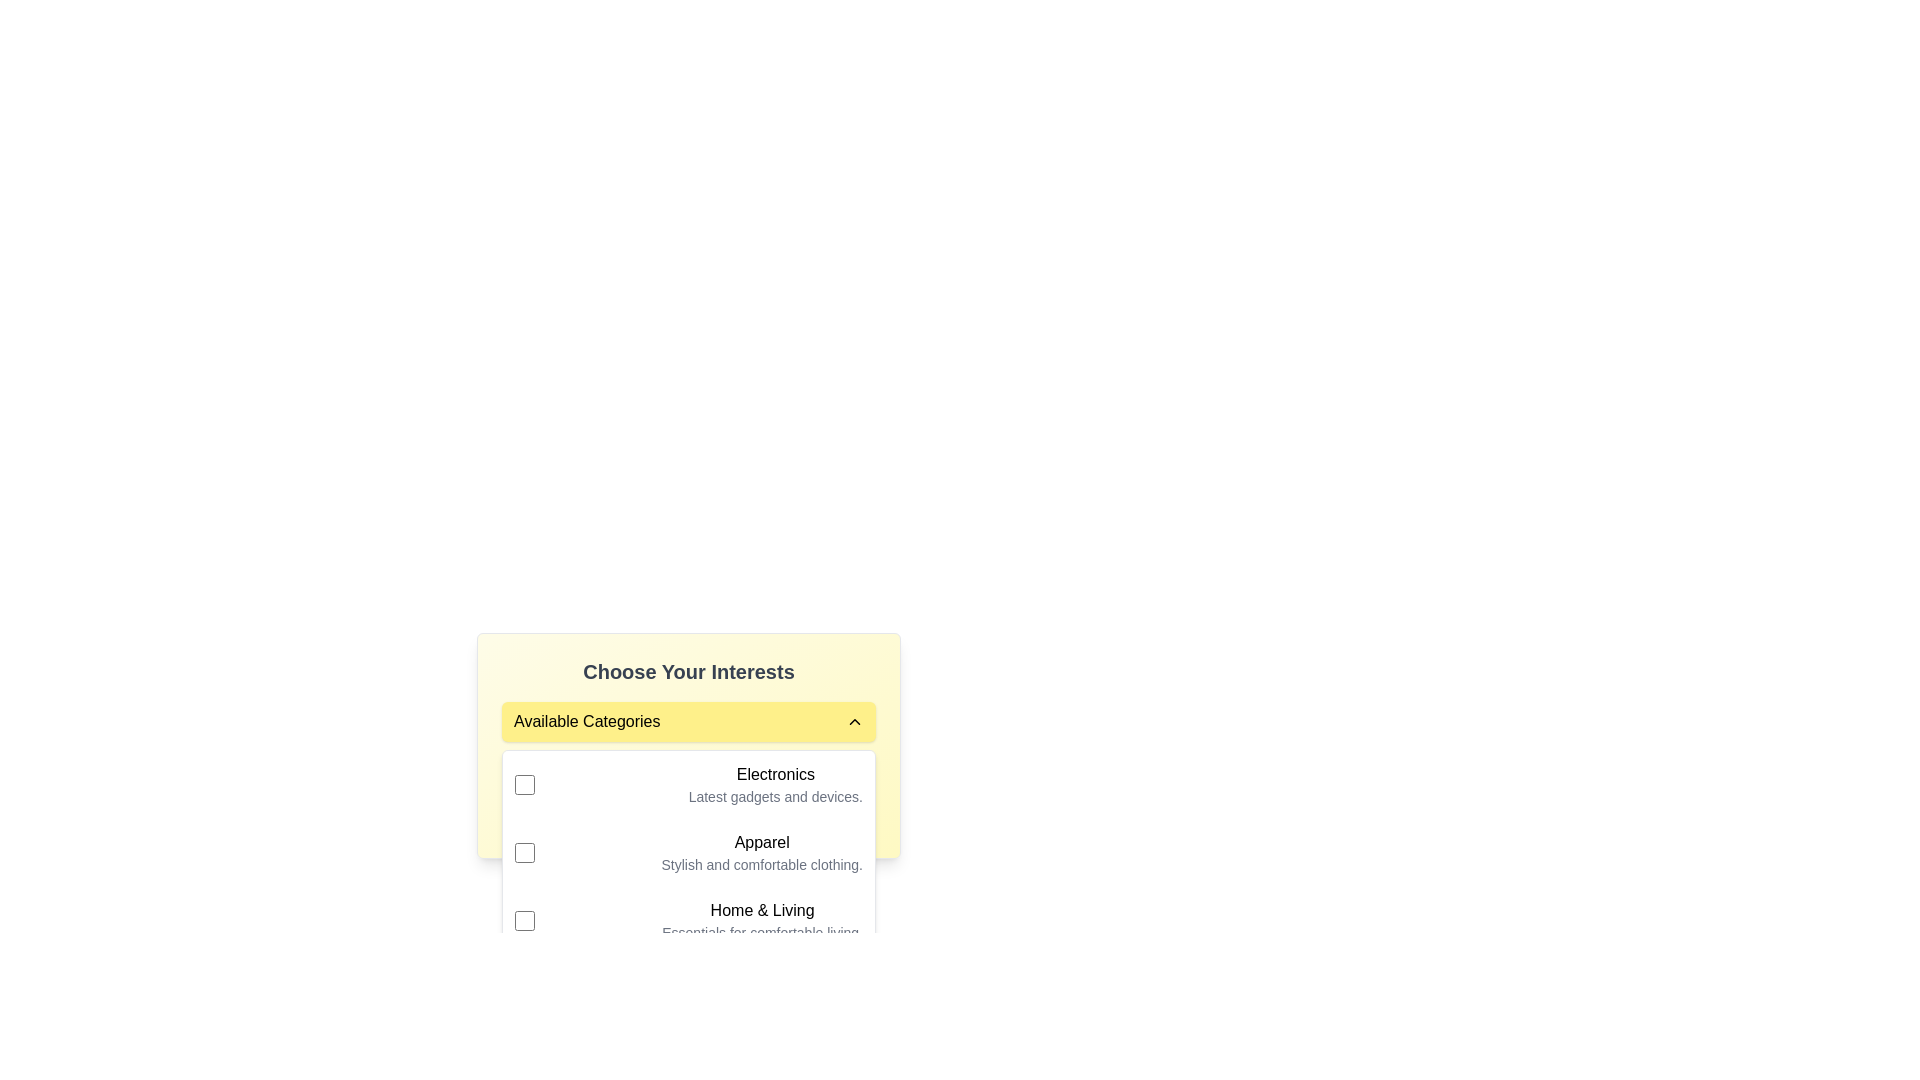  Describe the element at coordinates (689, 921) in the screenshot. I see `the checkbox next to the 'Home & Living' option in the dropdown menu under 'Available Categories'` at that location.